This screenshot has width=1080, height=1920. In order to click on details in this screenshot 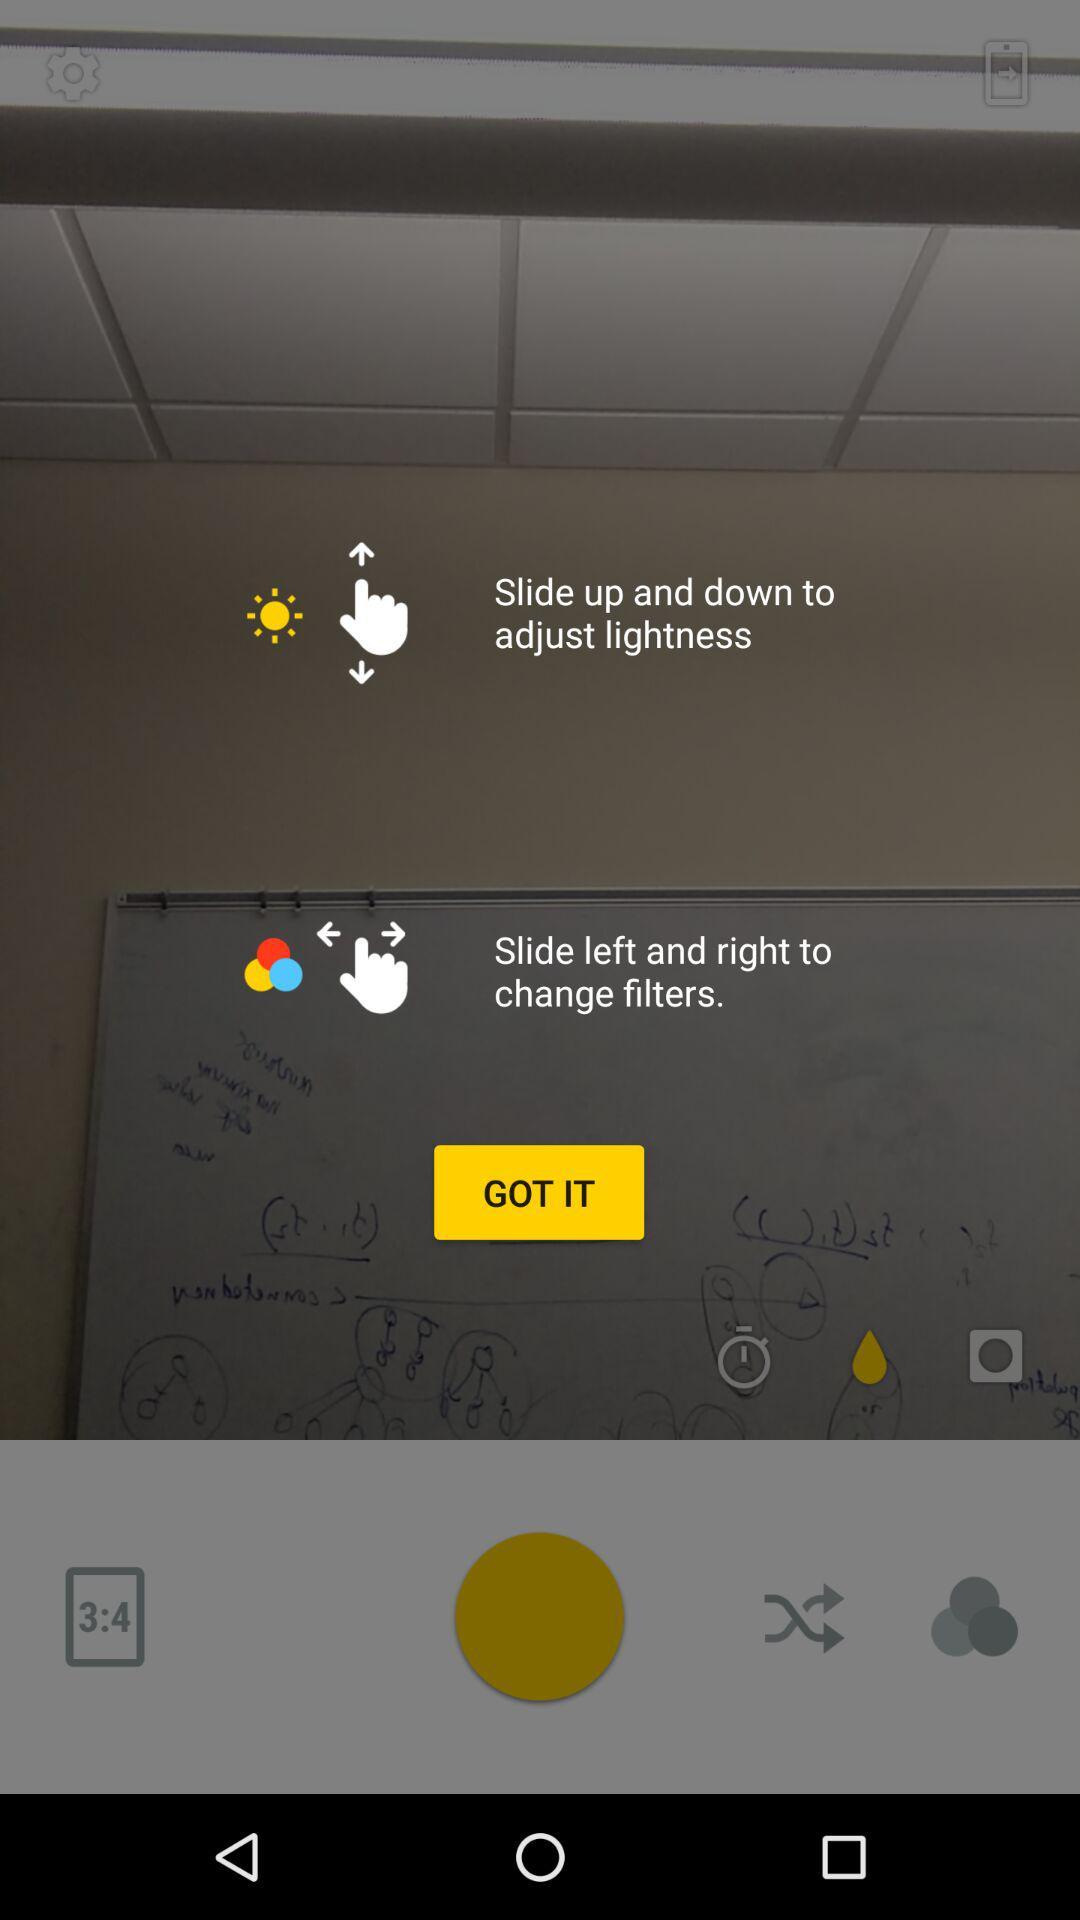, I will do `click(974, 1617)`.